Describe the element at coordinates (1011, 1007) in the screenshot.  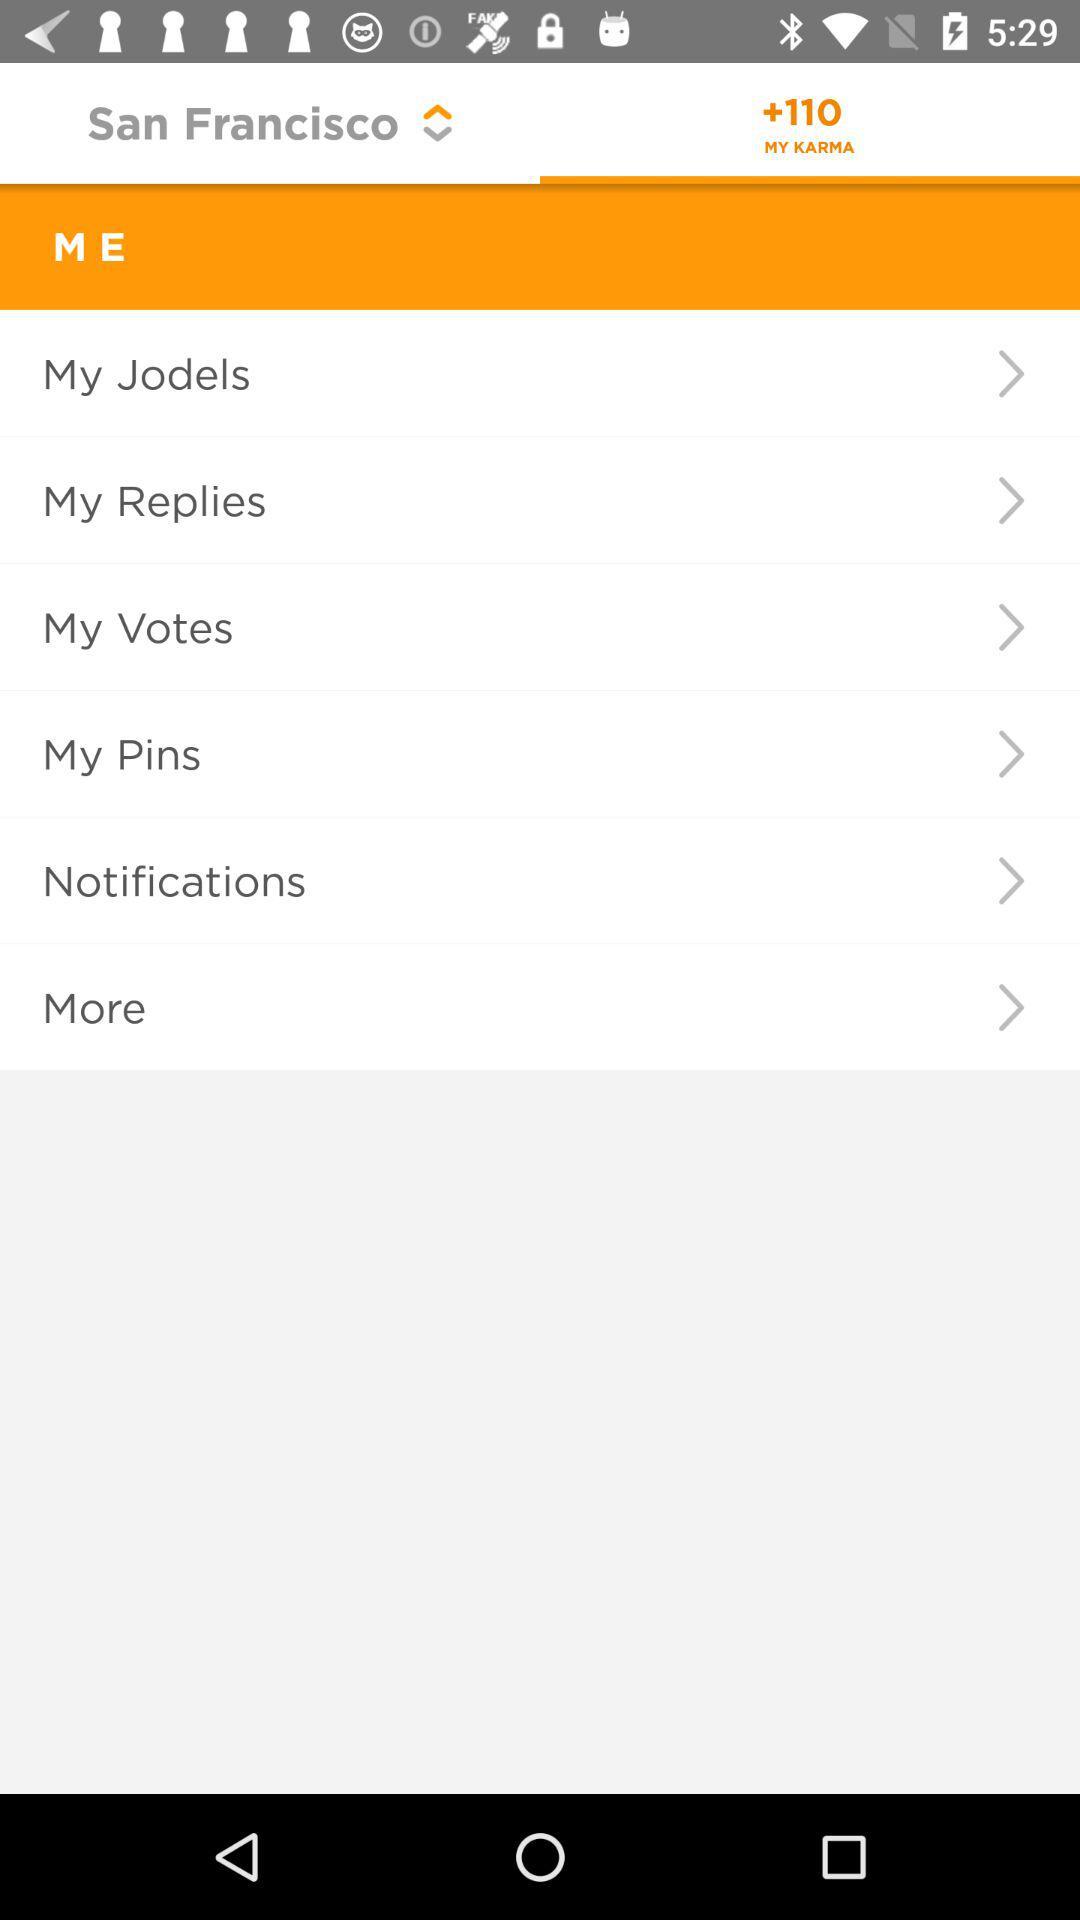
I see `icon next to the more` at that location.